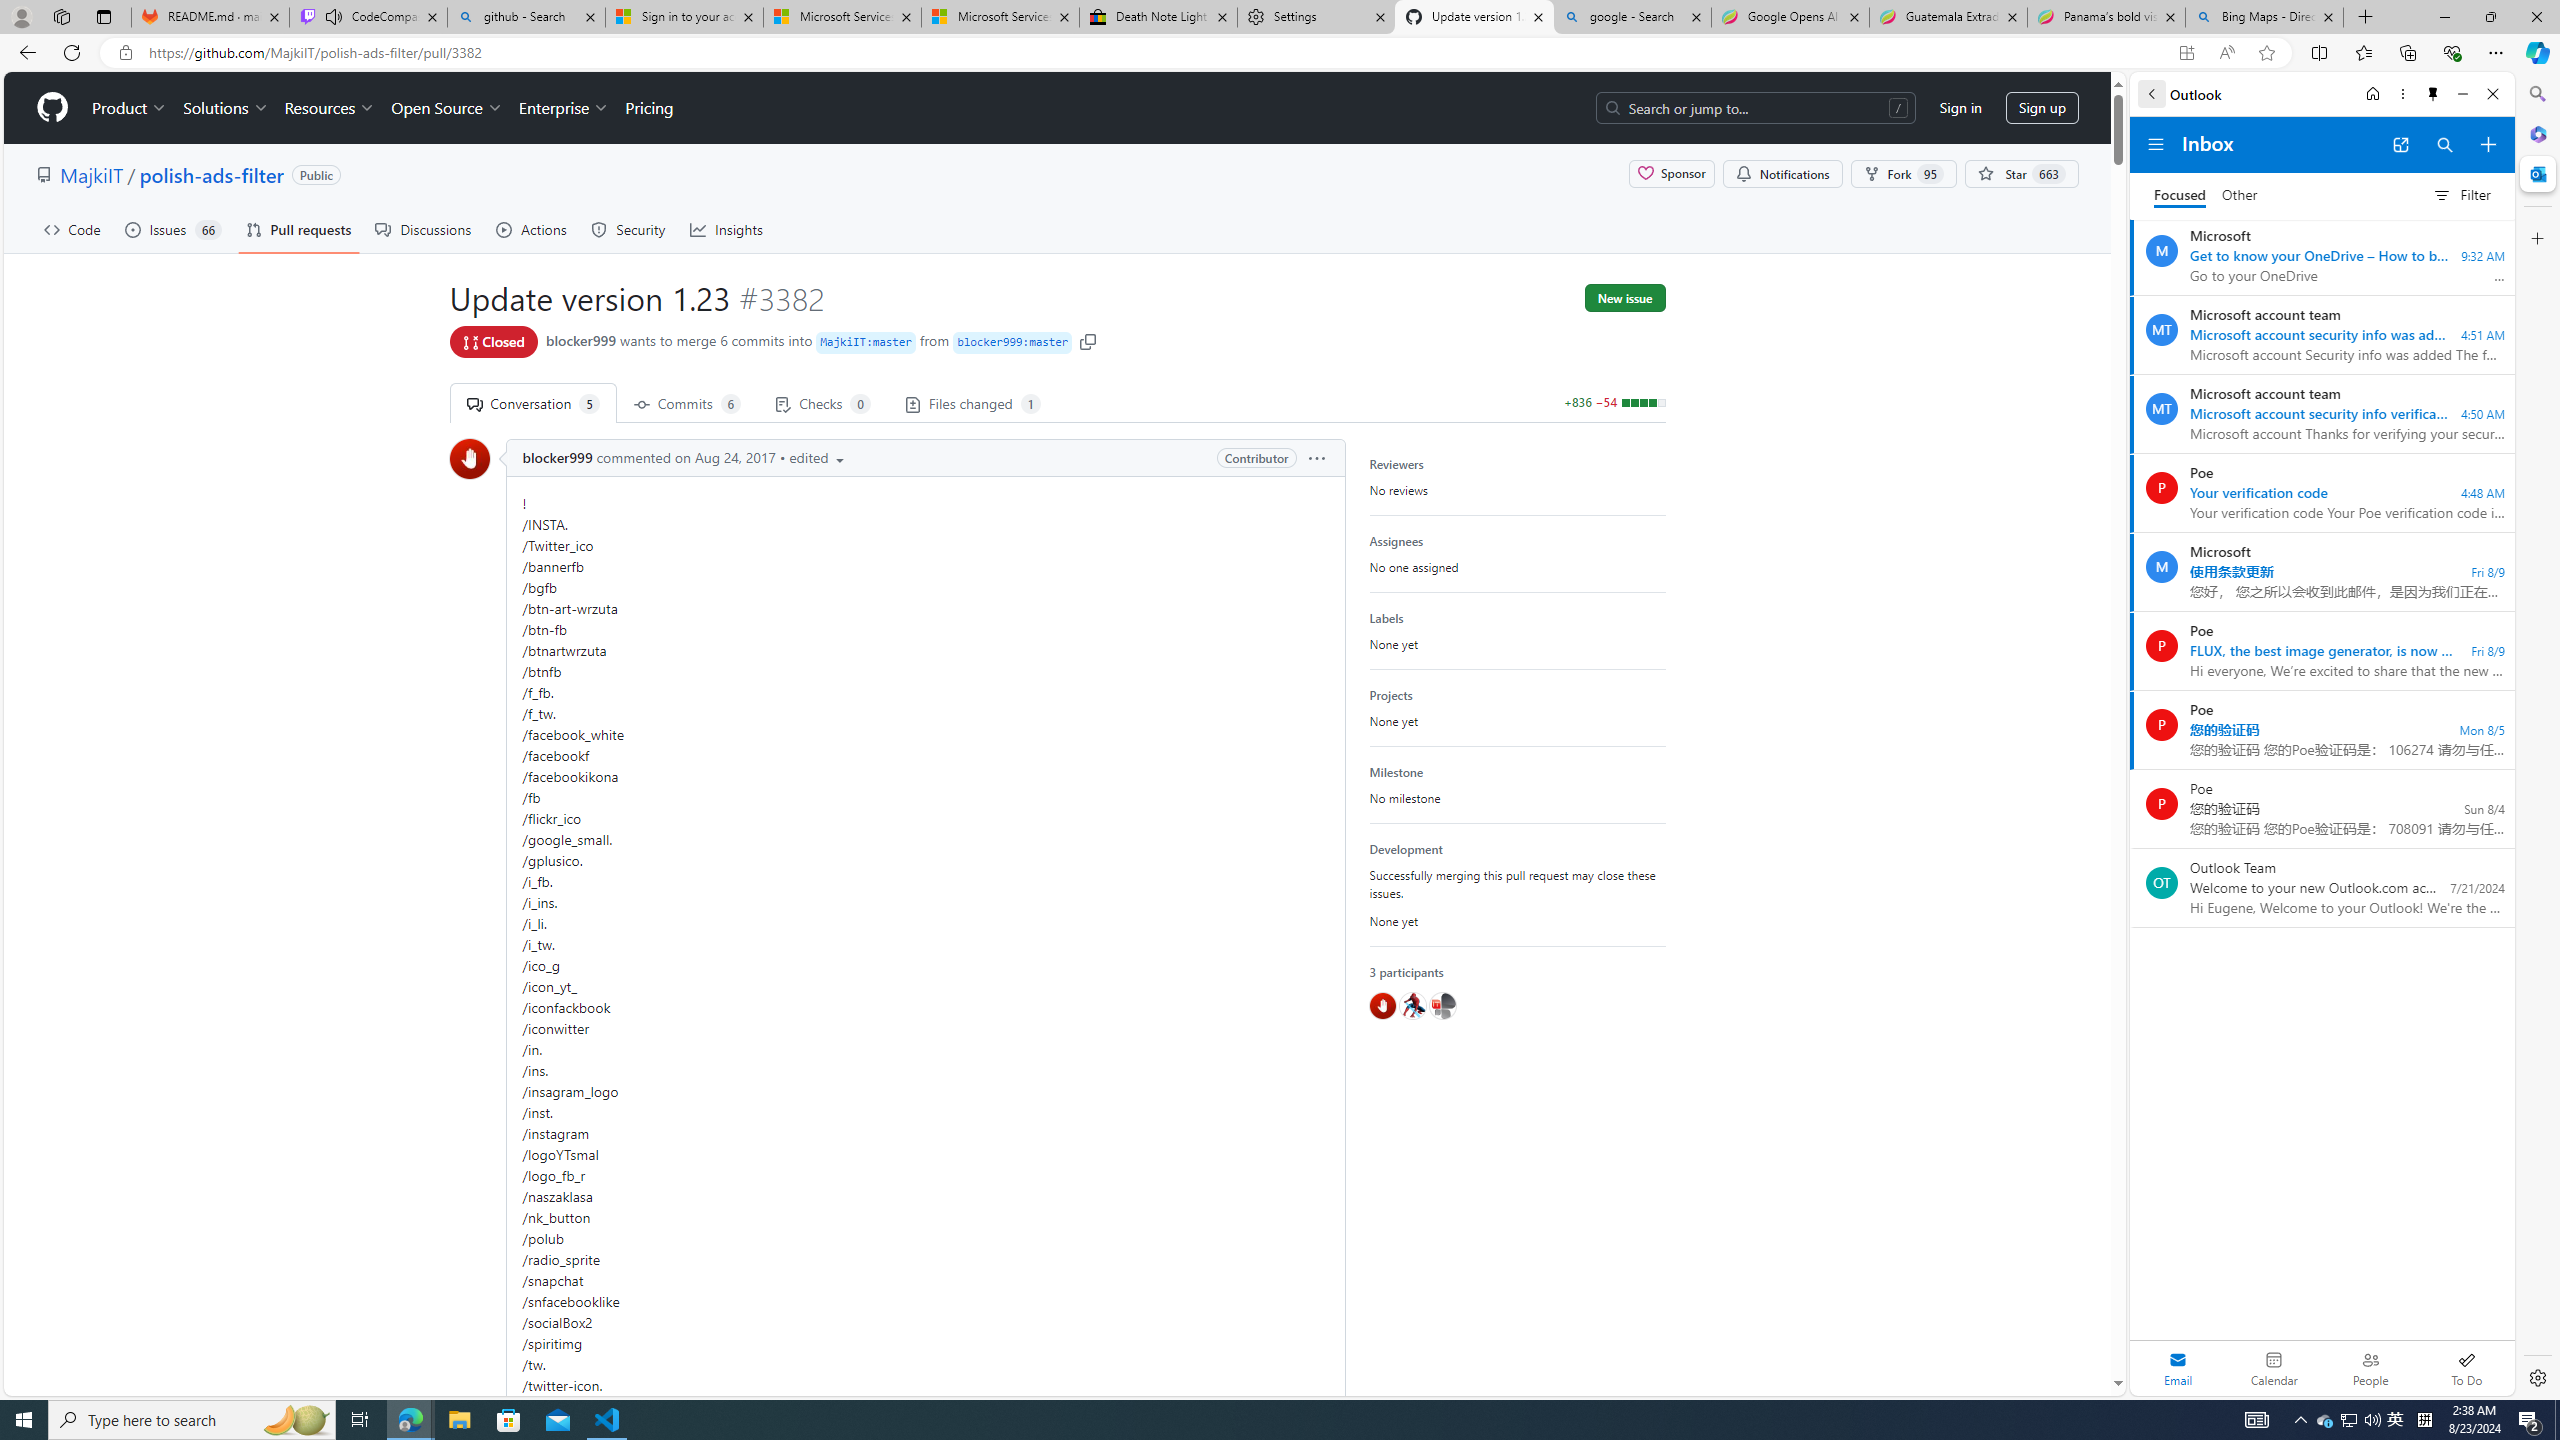  I want to click on ' Star 663', so click(2021, 173).